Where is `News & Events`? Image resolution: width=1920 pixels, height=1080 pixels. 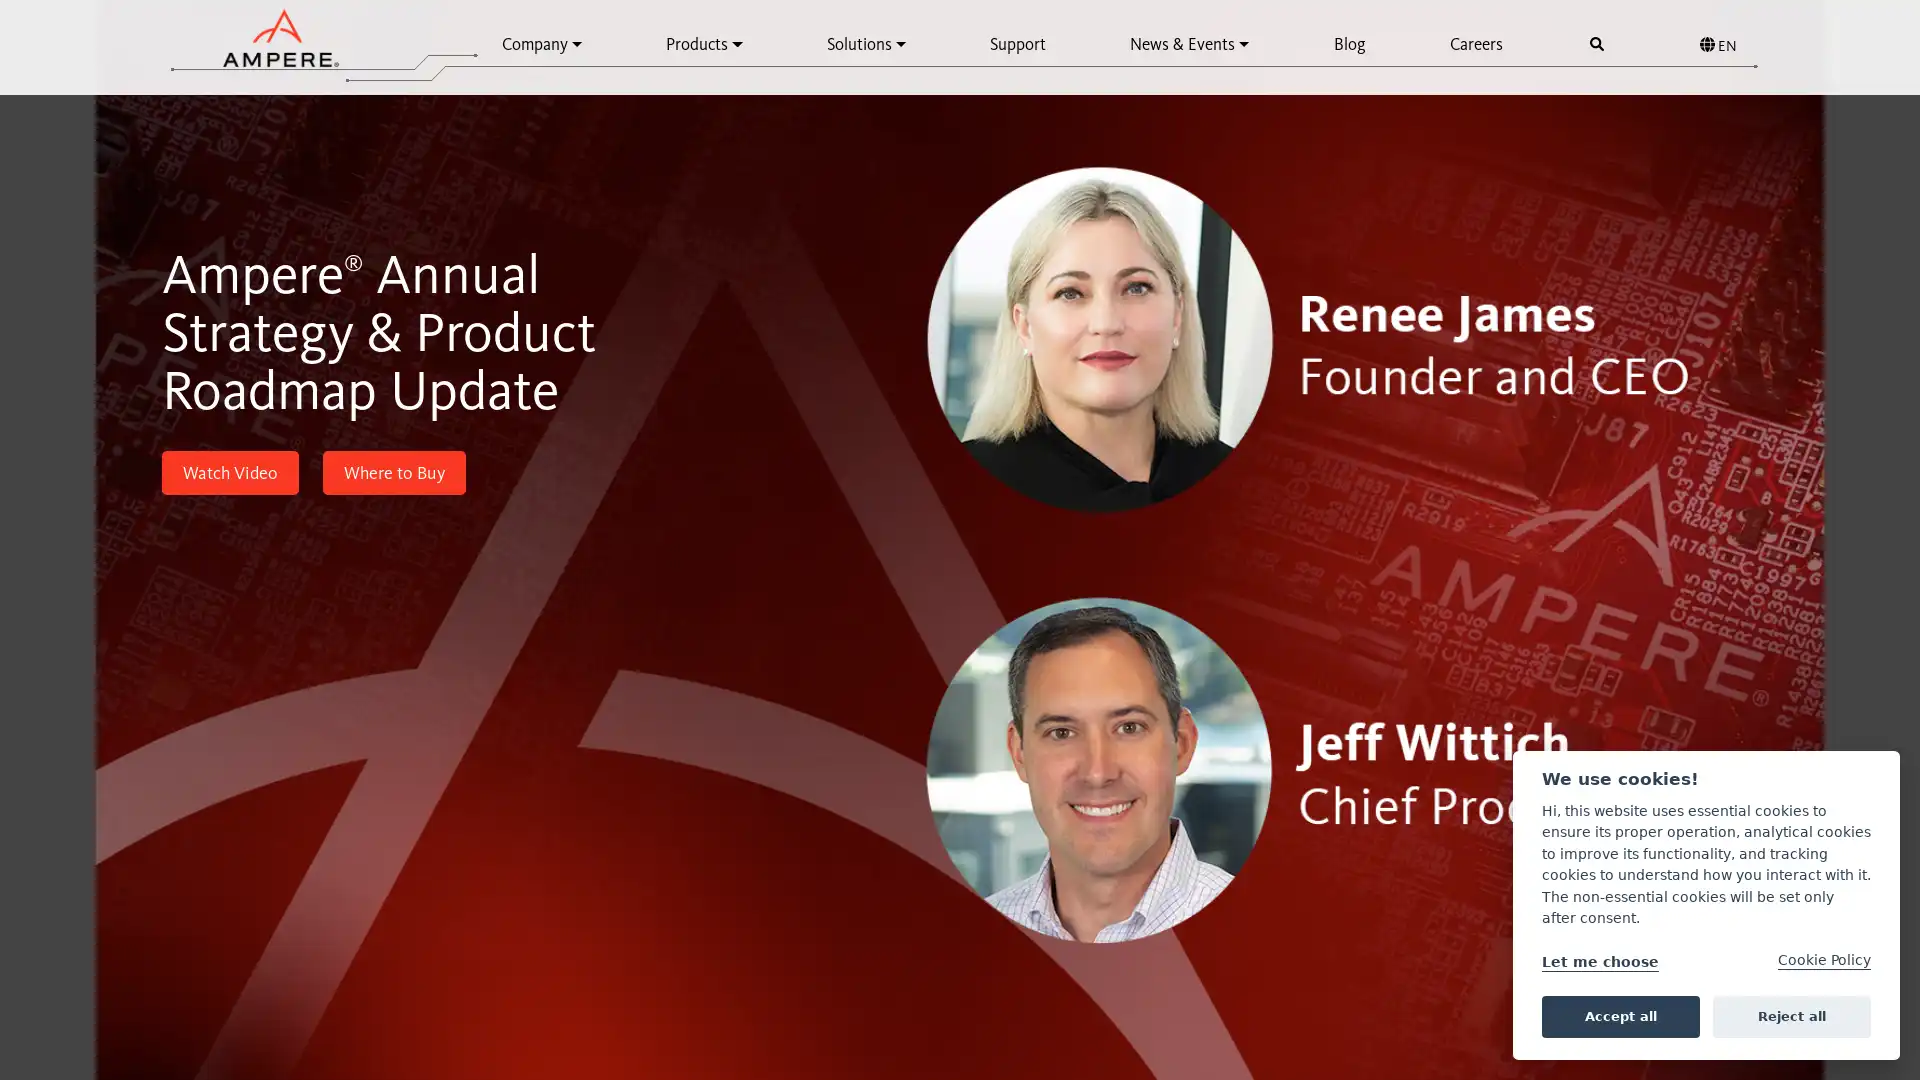 News & Events is located at coordinates (1189, 43).